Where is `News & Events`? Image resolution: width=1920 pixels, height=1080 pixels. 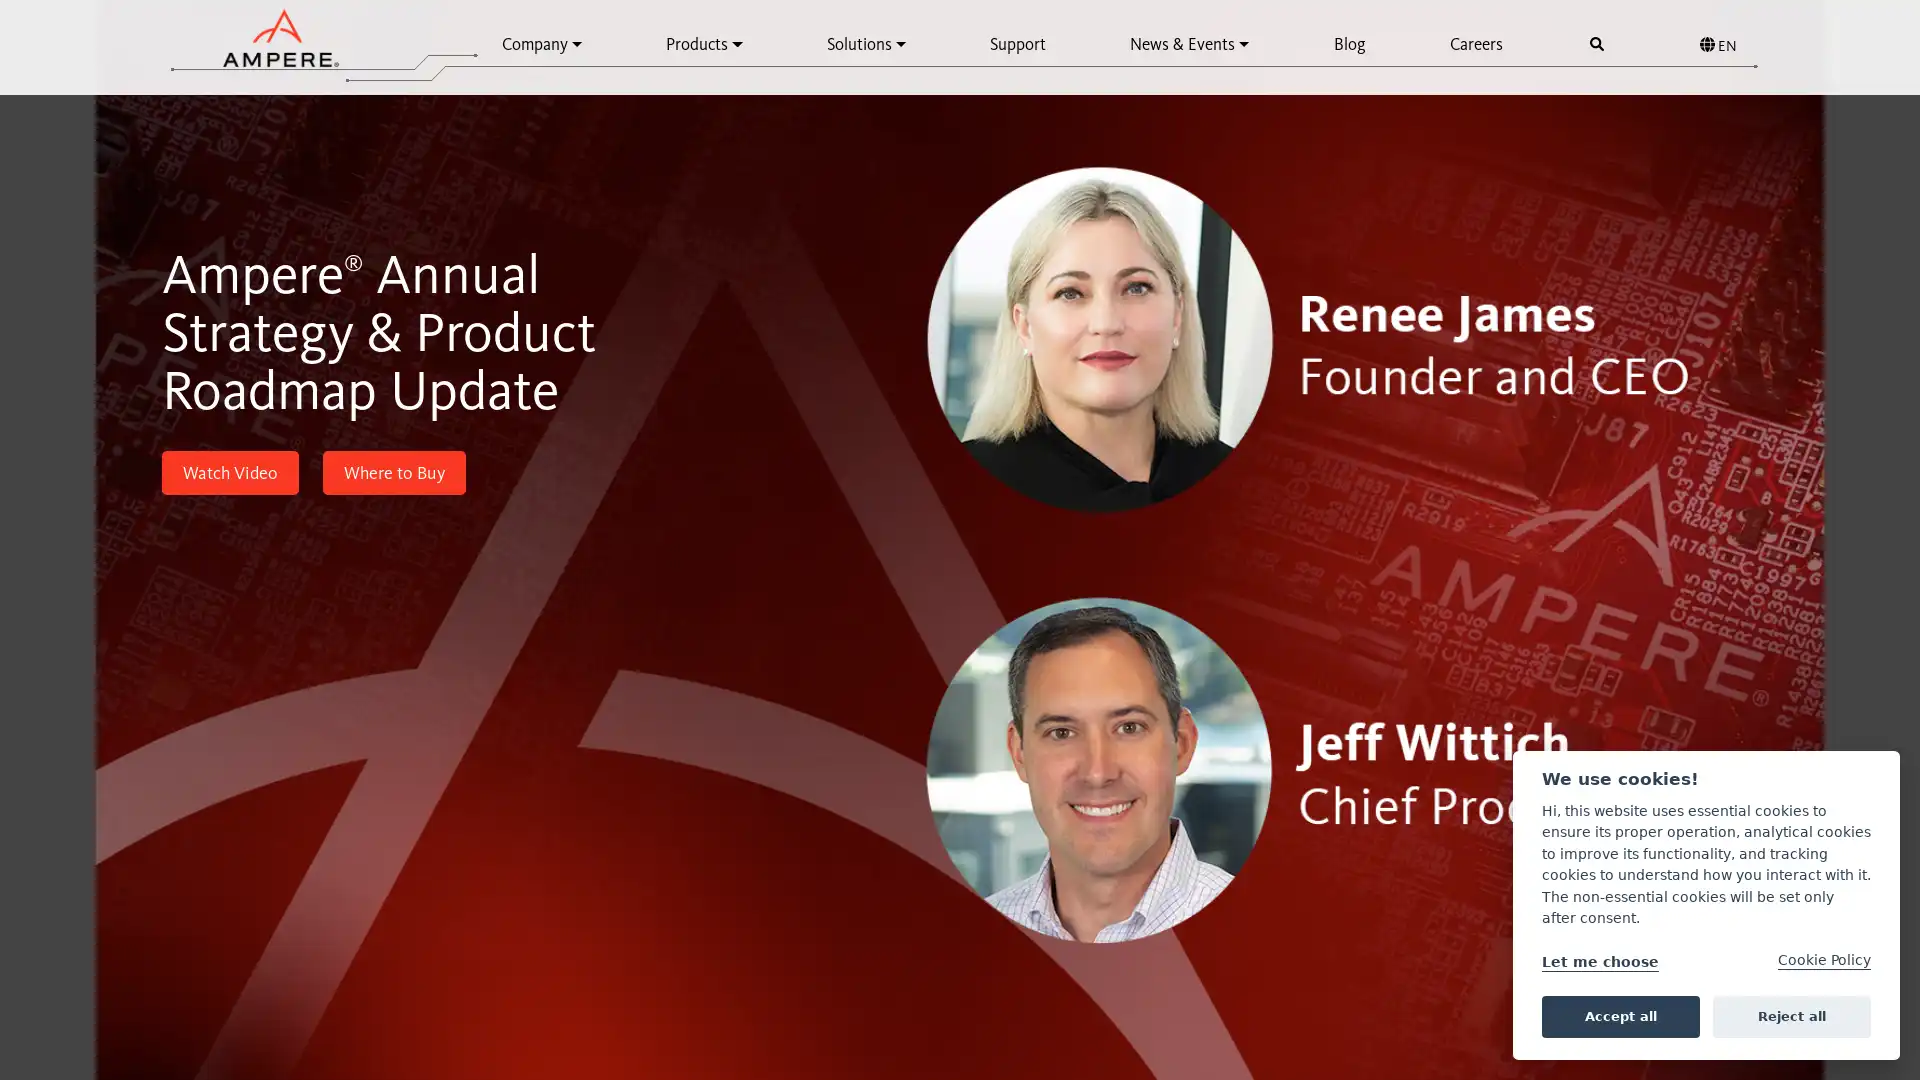 News & Events is located at coordinates (1189, 43).